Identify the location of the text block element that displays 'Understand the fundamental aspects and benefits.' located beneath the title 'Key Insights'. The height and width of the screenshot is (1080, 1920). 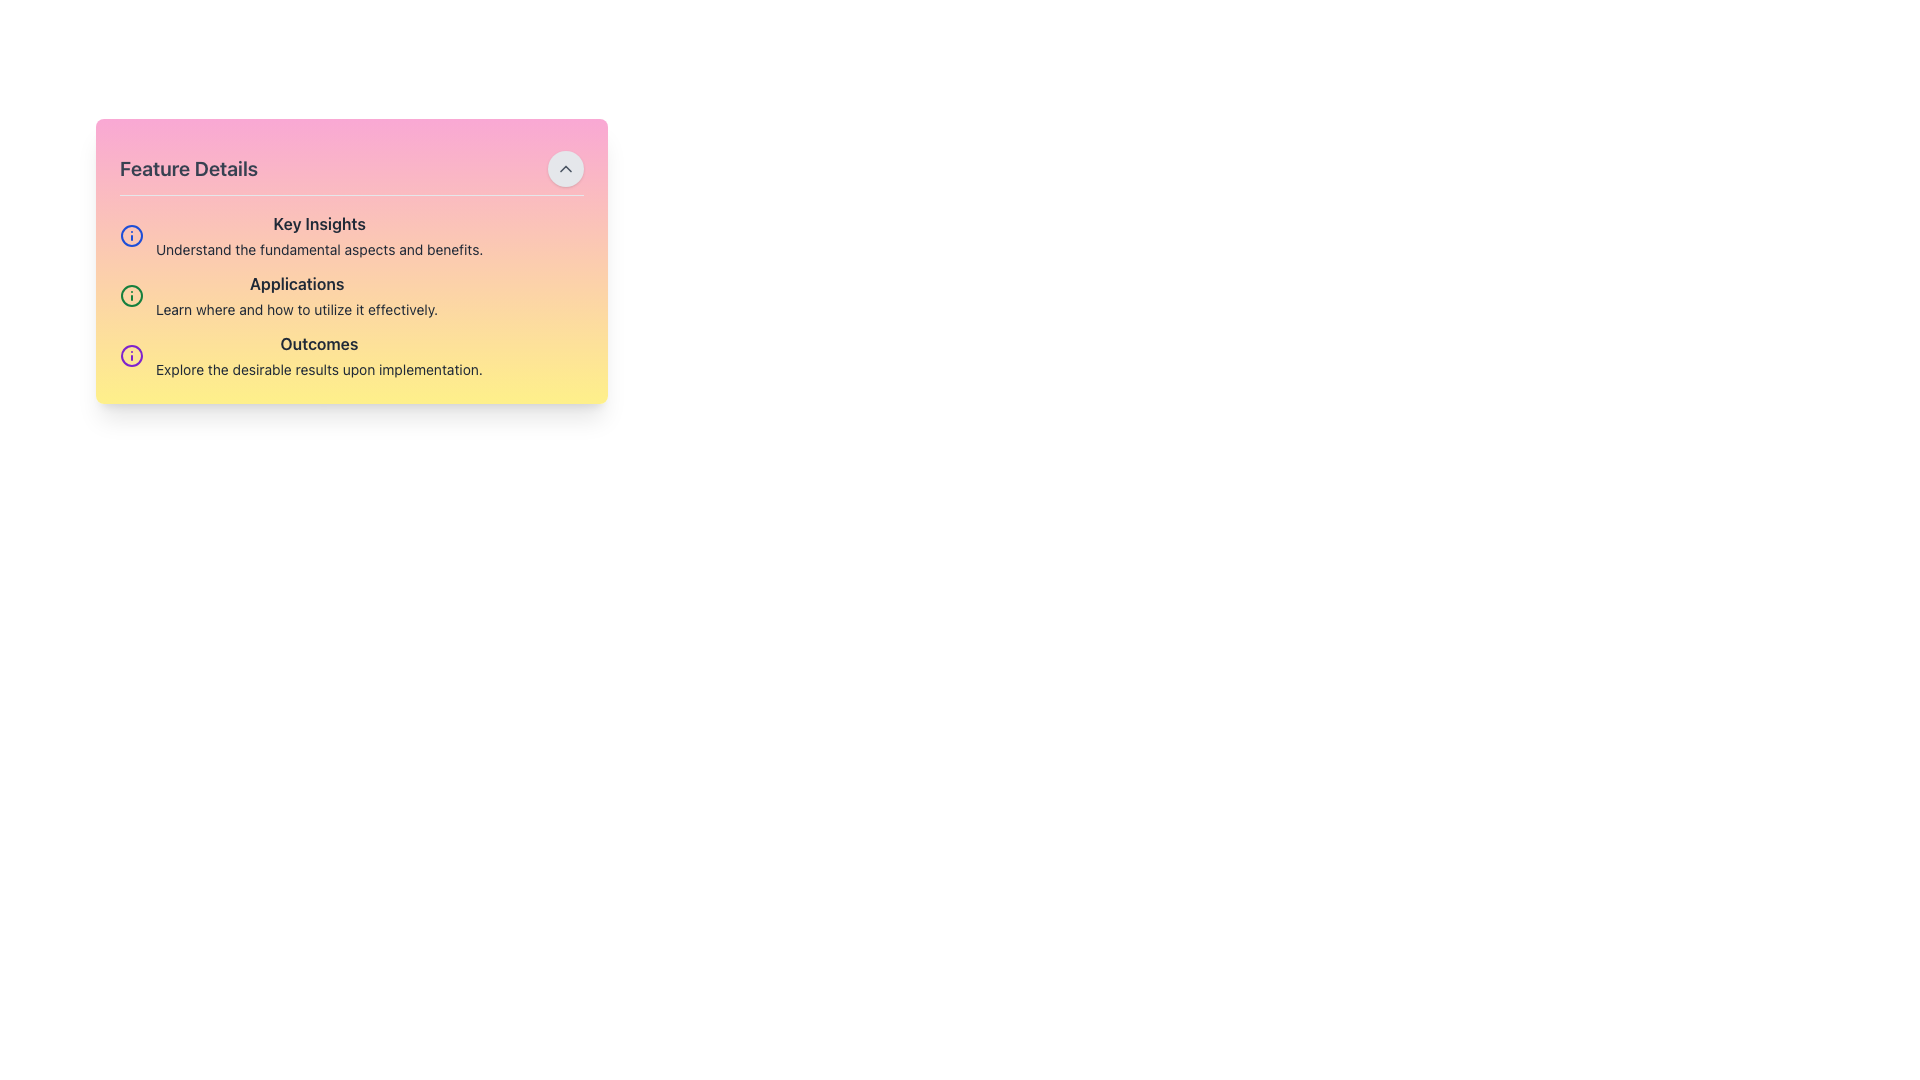
(318, 249).